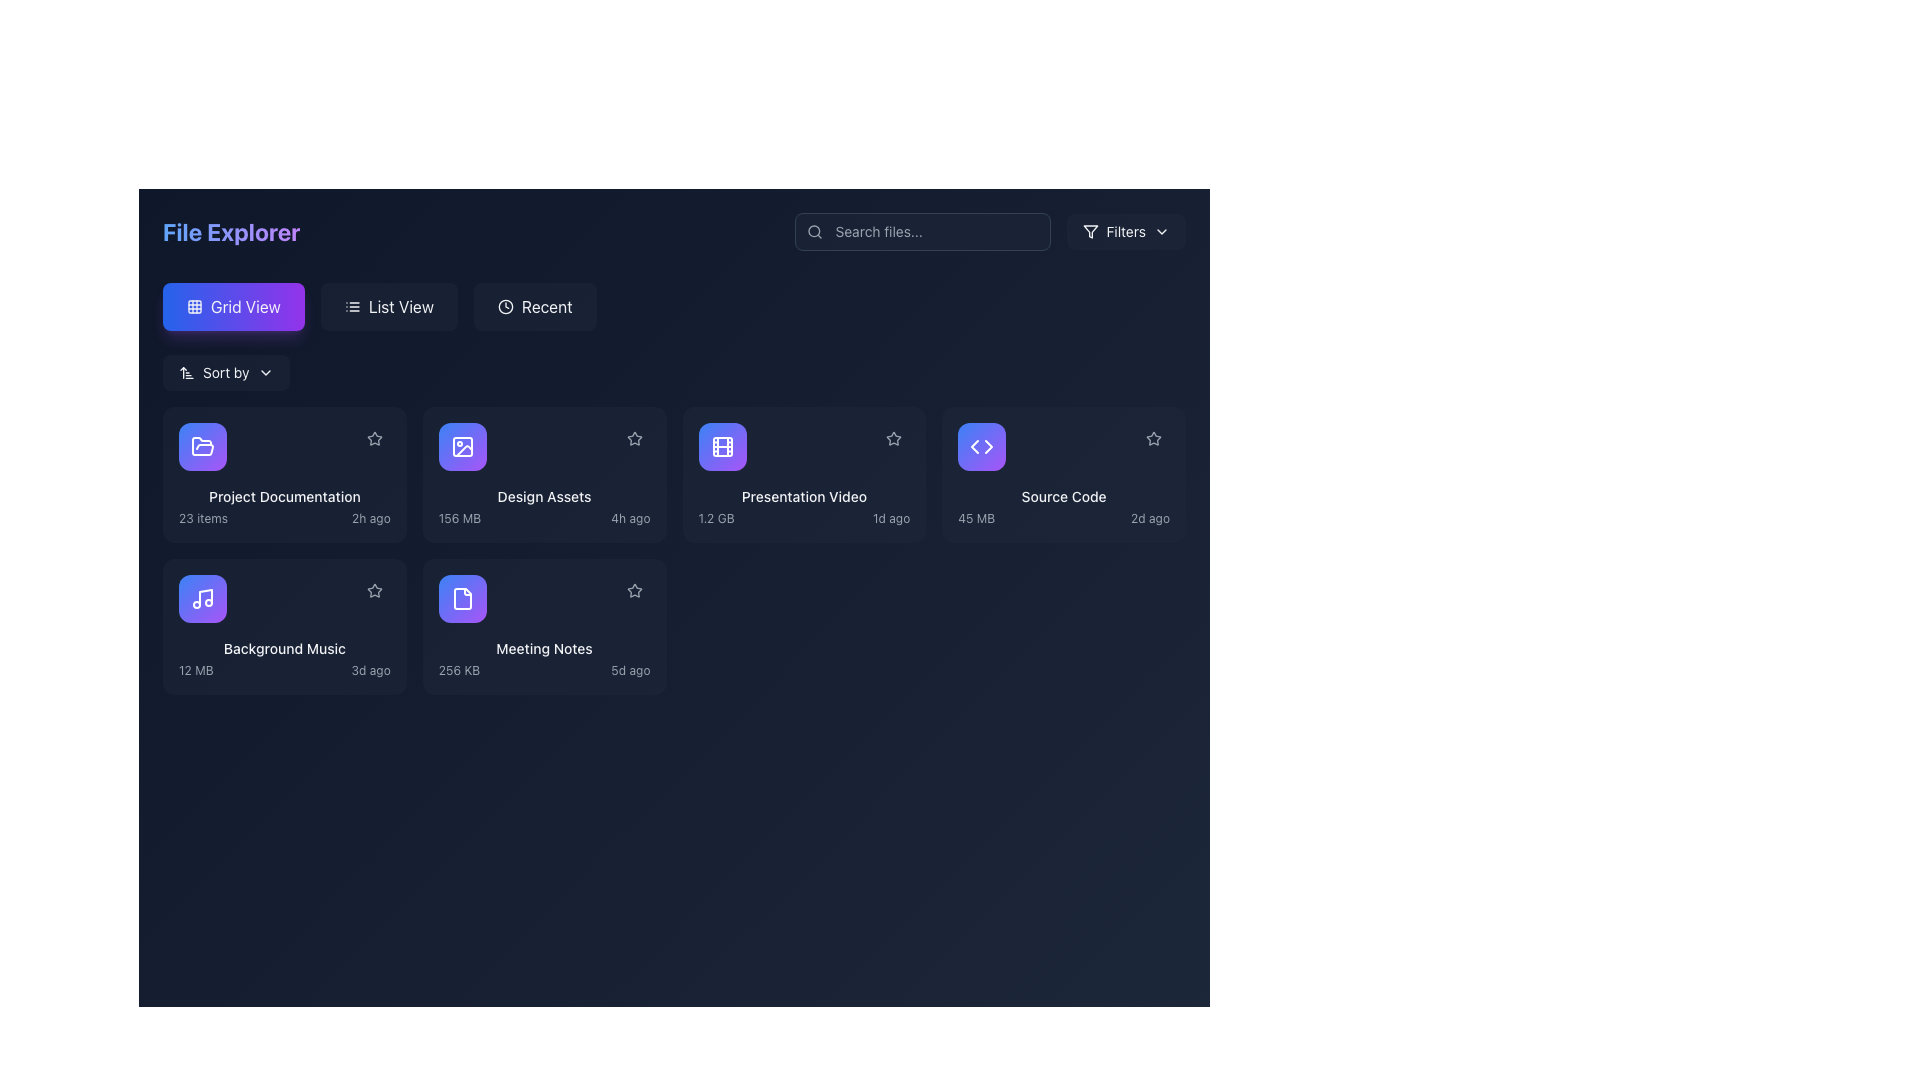 The height and width of the screenshot is (1080, 1920). I want to click on text label 'Project Documentation' located within the first card of the grid layout in the file explorer interface, which is styled in a small font and positioned below a folder icon, so click(283, 496).